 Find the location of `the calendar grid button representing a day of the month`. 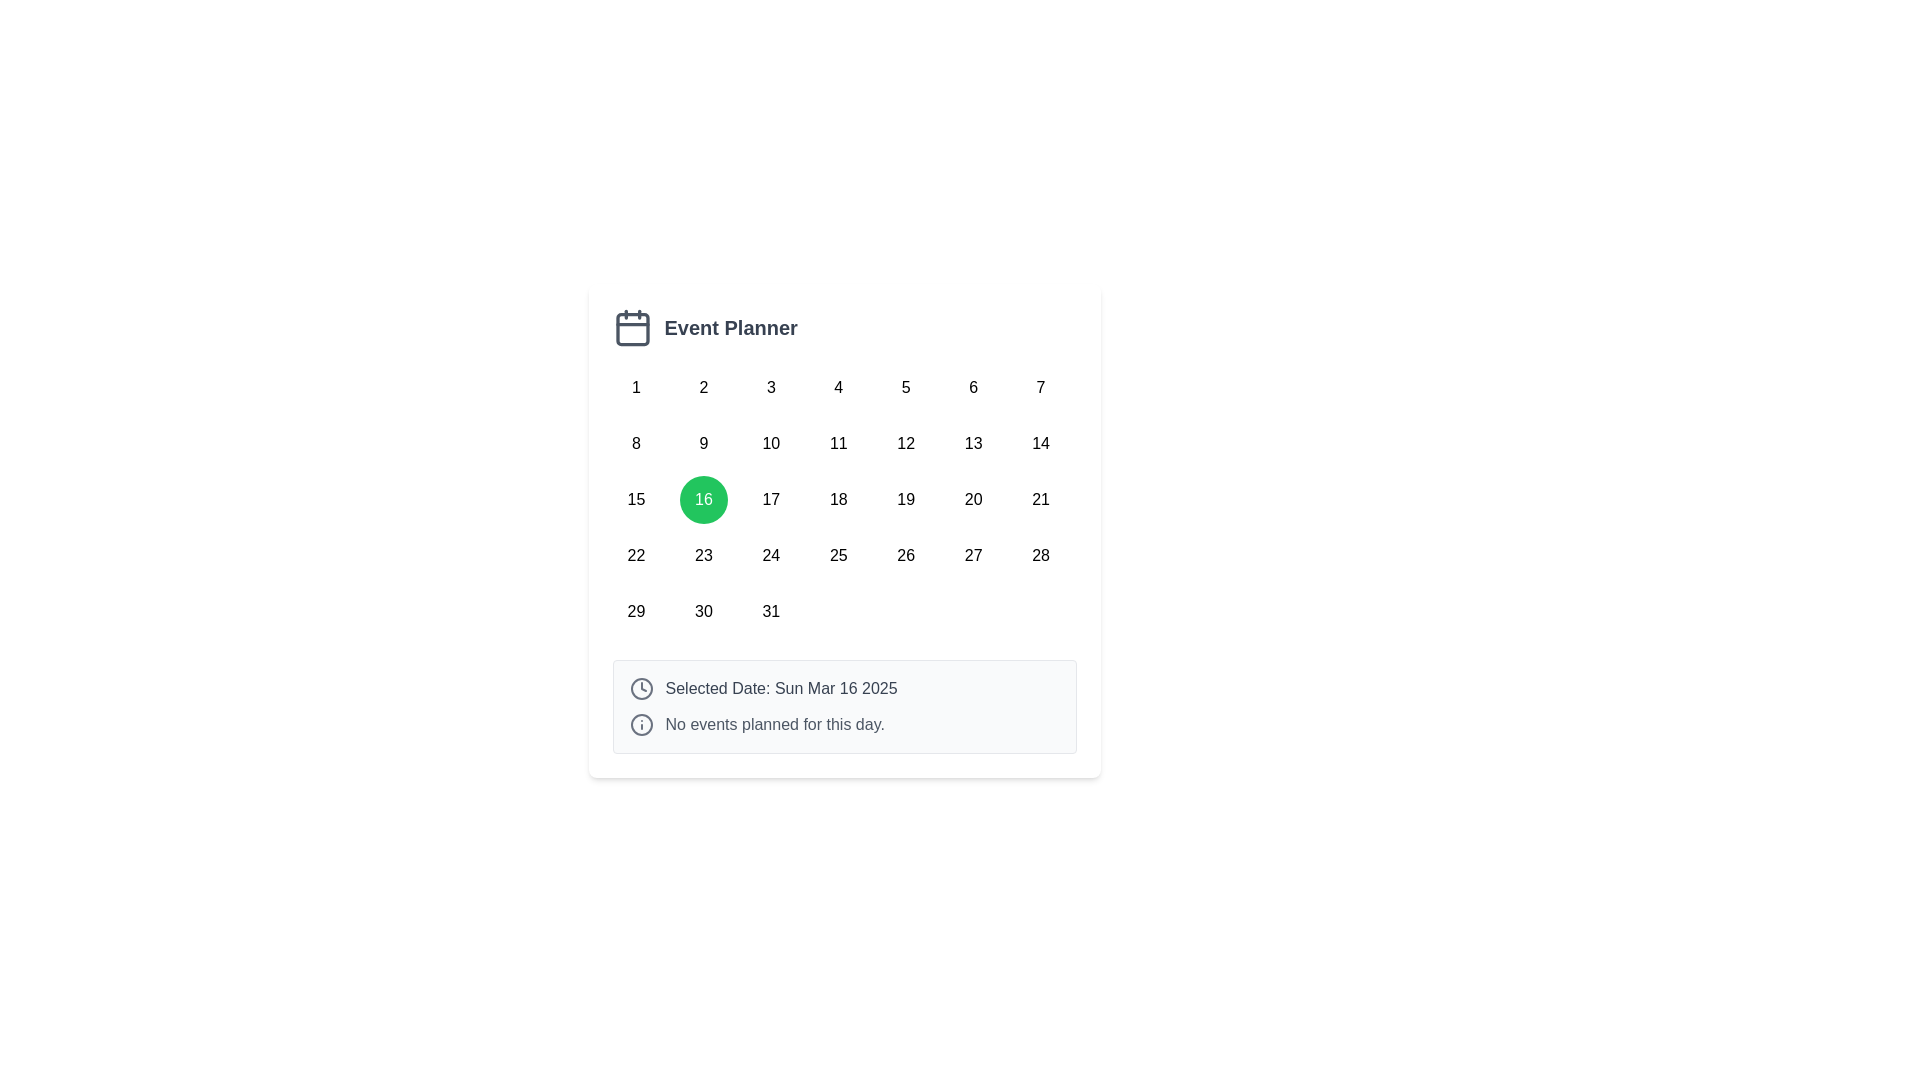

the calendar grid button representing a day of the month is located at coordinates (844, 499).